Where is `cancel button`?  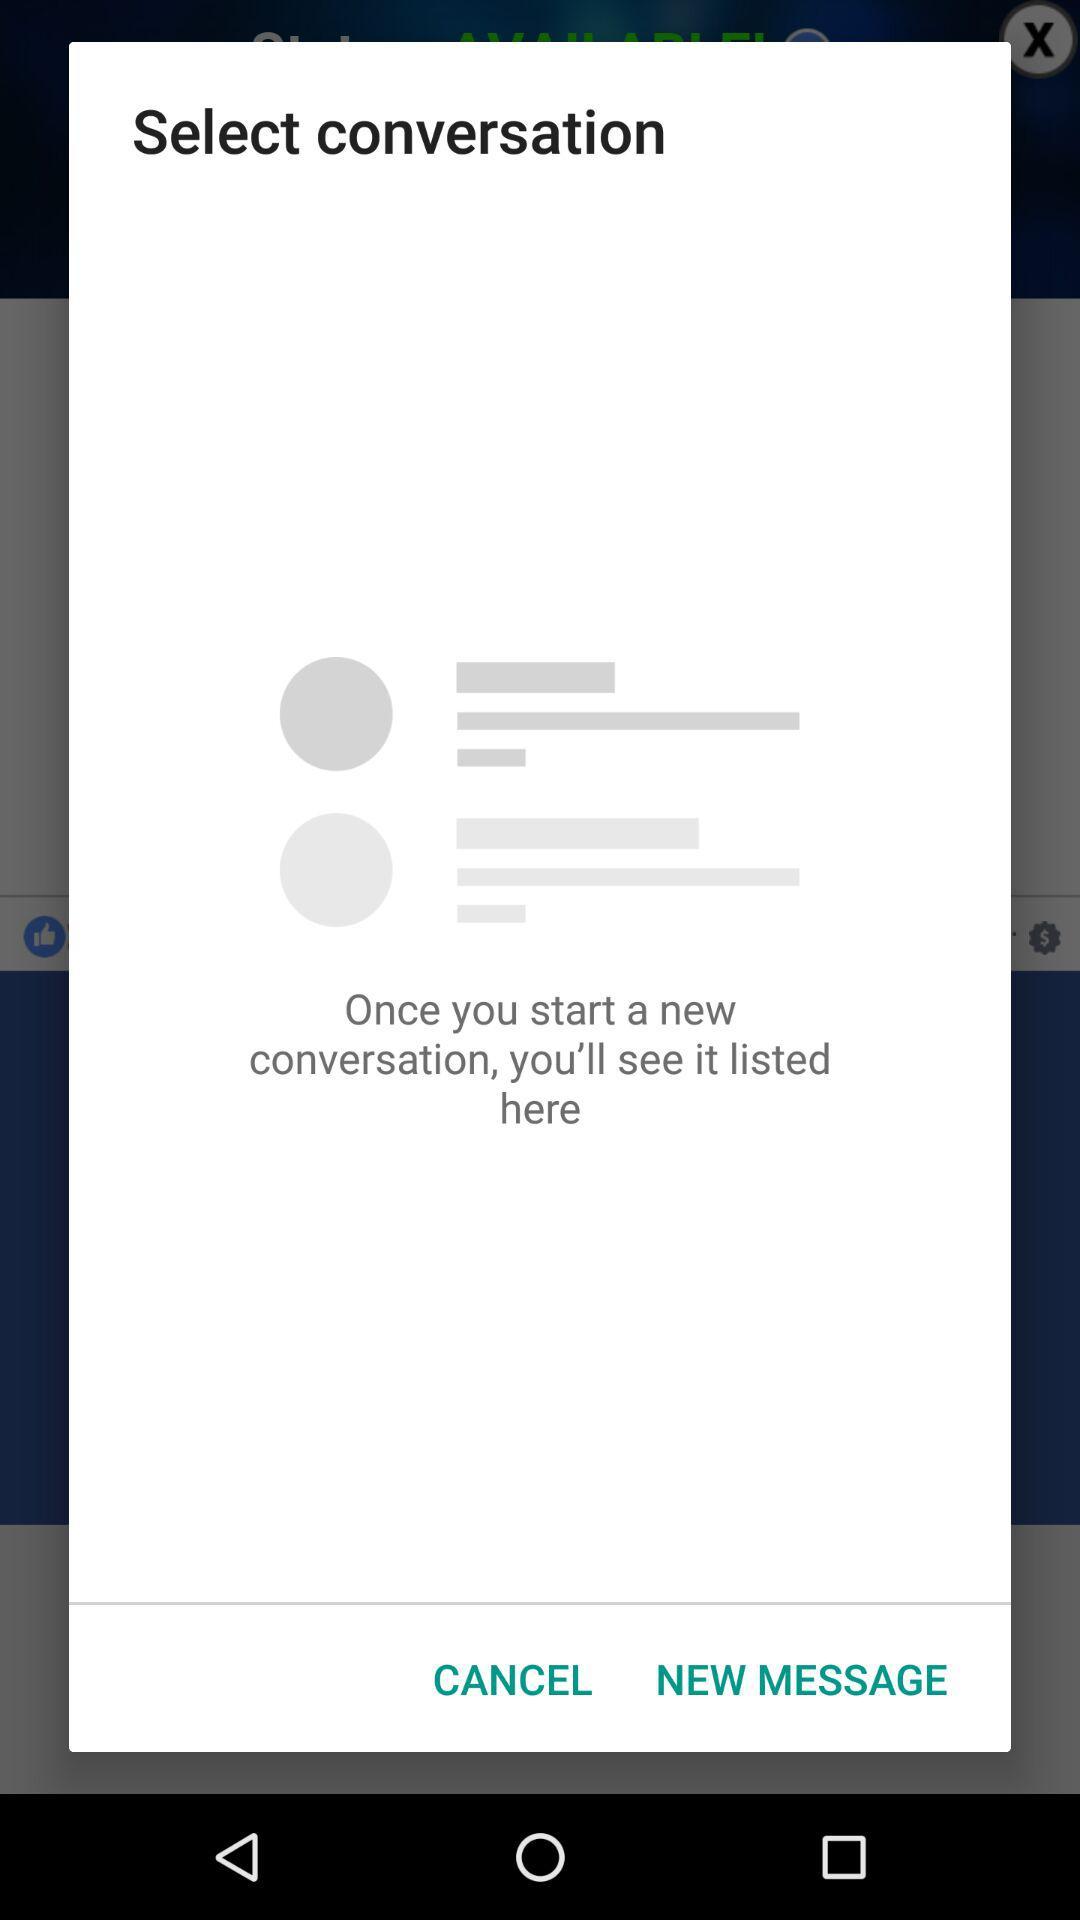
cancel button is located at coordinates (511, 1678).